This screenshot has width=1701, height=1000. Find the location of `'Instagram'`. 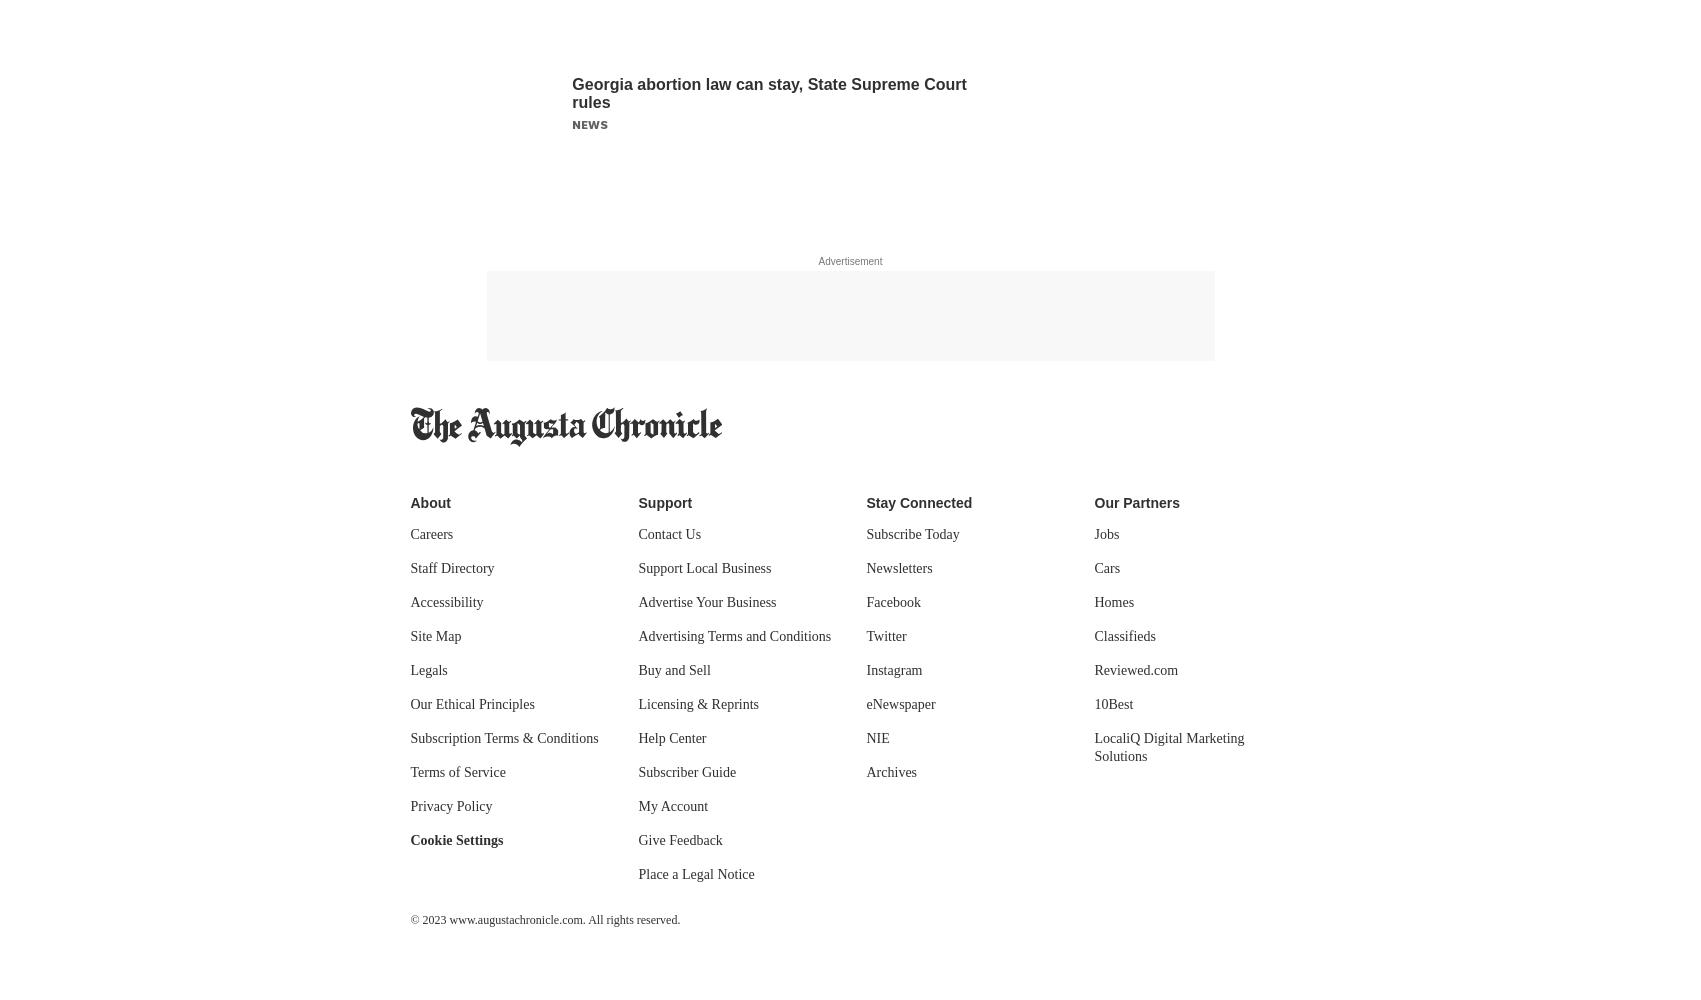

'Instagram' is located at coordinates (893, 670).